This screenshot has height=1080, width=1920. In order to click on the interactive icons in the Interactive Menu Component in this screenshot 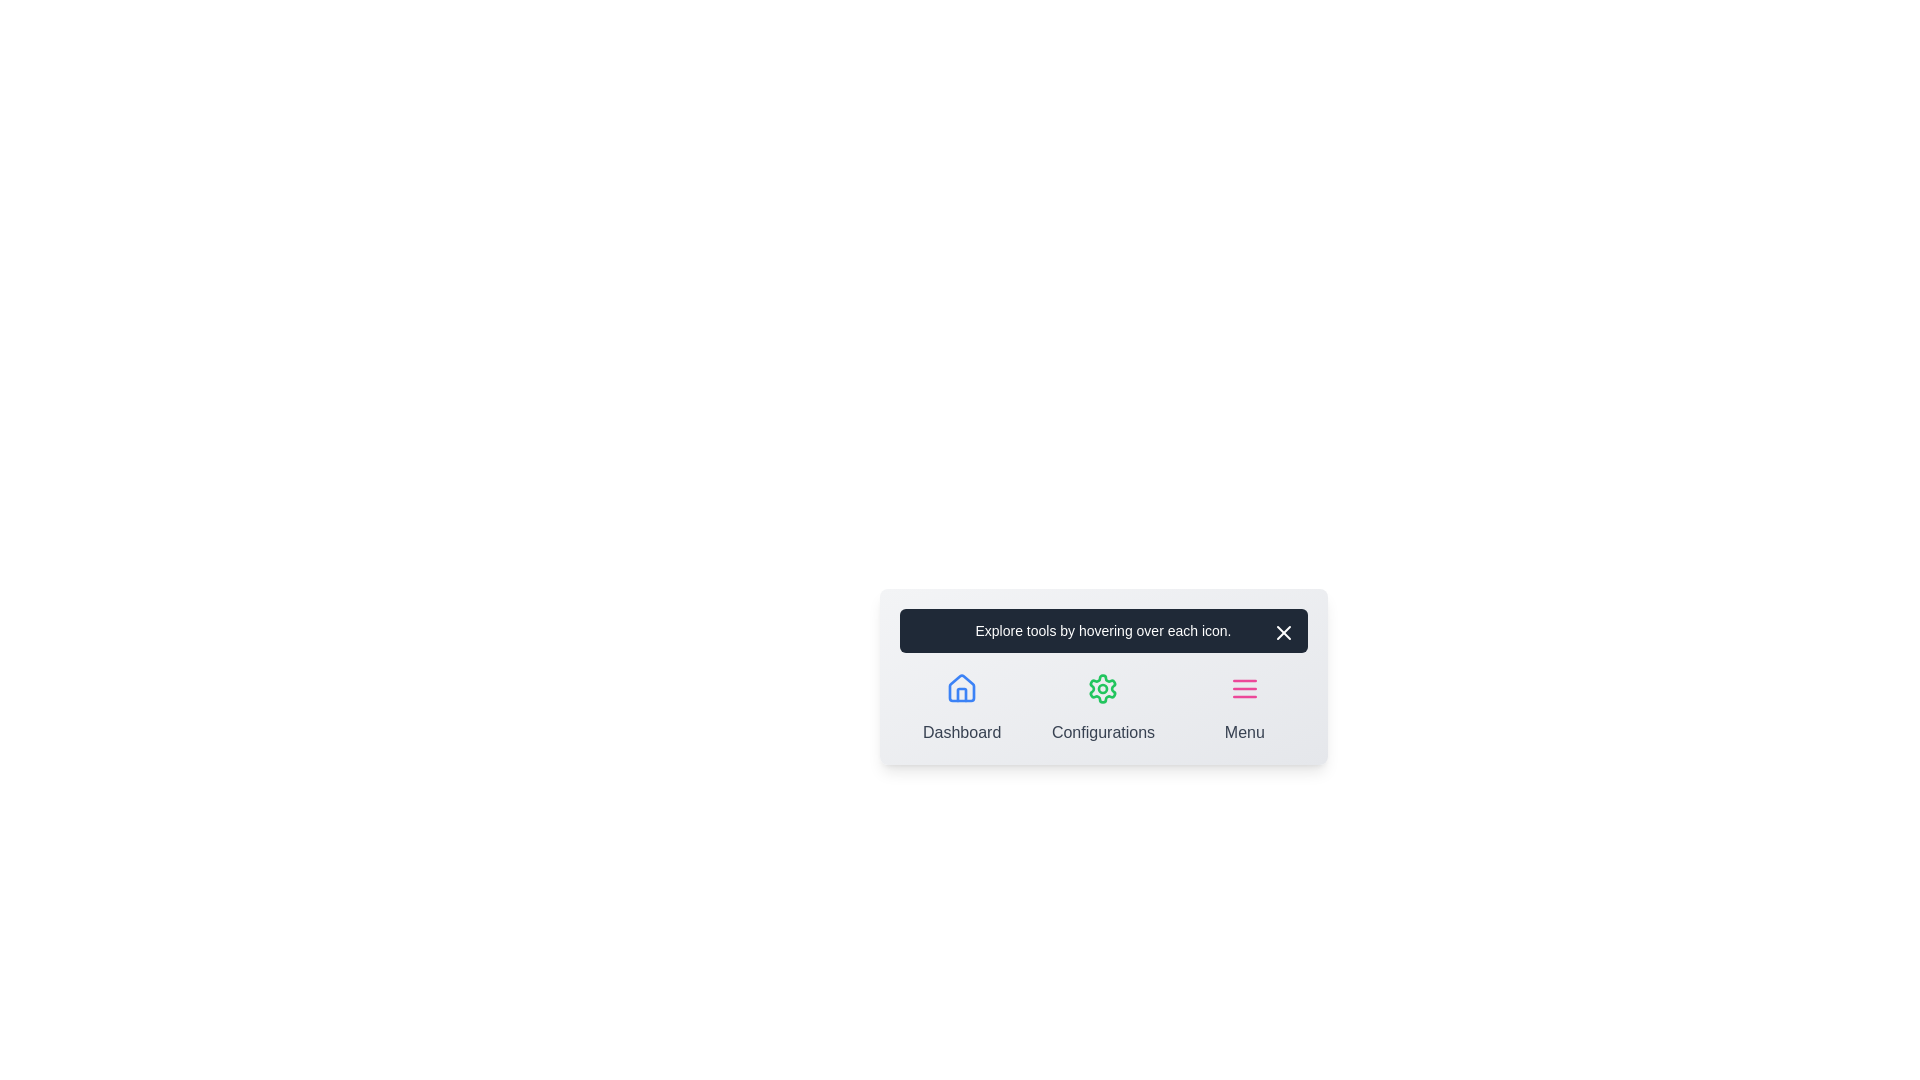, I will do `click(1102, 676)`.